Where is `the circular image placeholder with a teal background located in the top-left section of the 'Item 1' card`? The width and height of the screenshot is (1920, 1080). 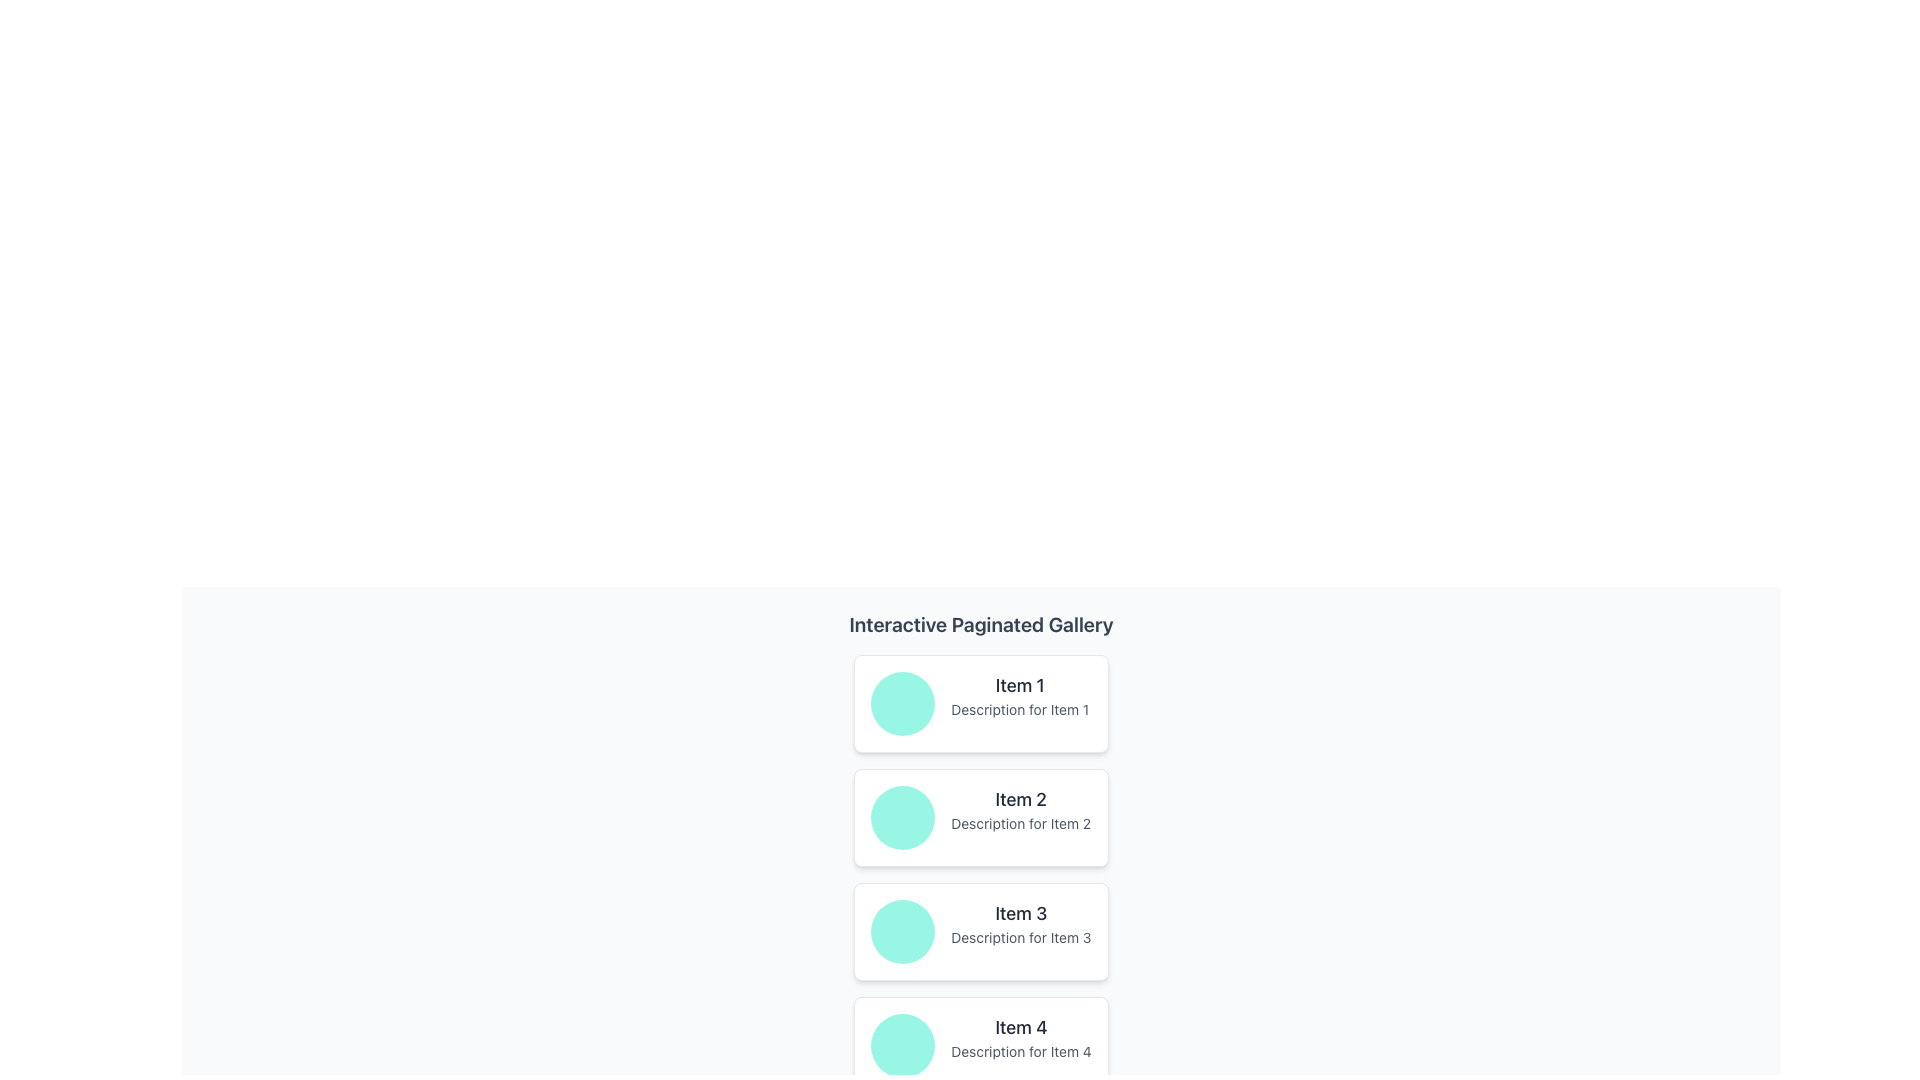
the circular image placeholder with a teal background located in the top-left section of the 'Item 1' card is located at coordinates (902, 703).